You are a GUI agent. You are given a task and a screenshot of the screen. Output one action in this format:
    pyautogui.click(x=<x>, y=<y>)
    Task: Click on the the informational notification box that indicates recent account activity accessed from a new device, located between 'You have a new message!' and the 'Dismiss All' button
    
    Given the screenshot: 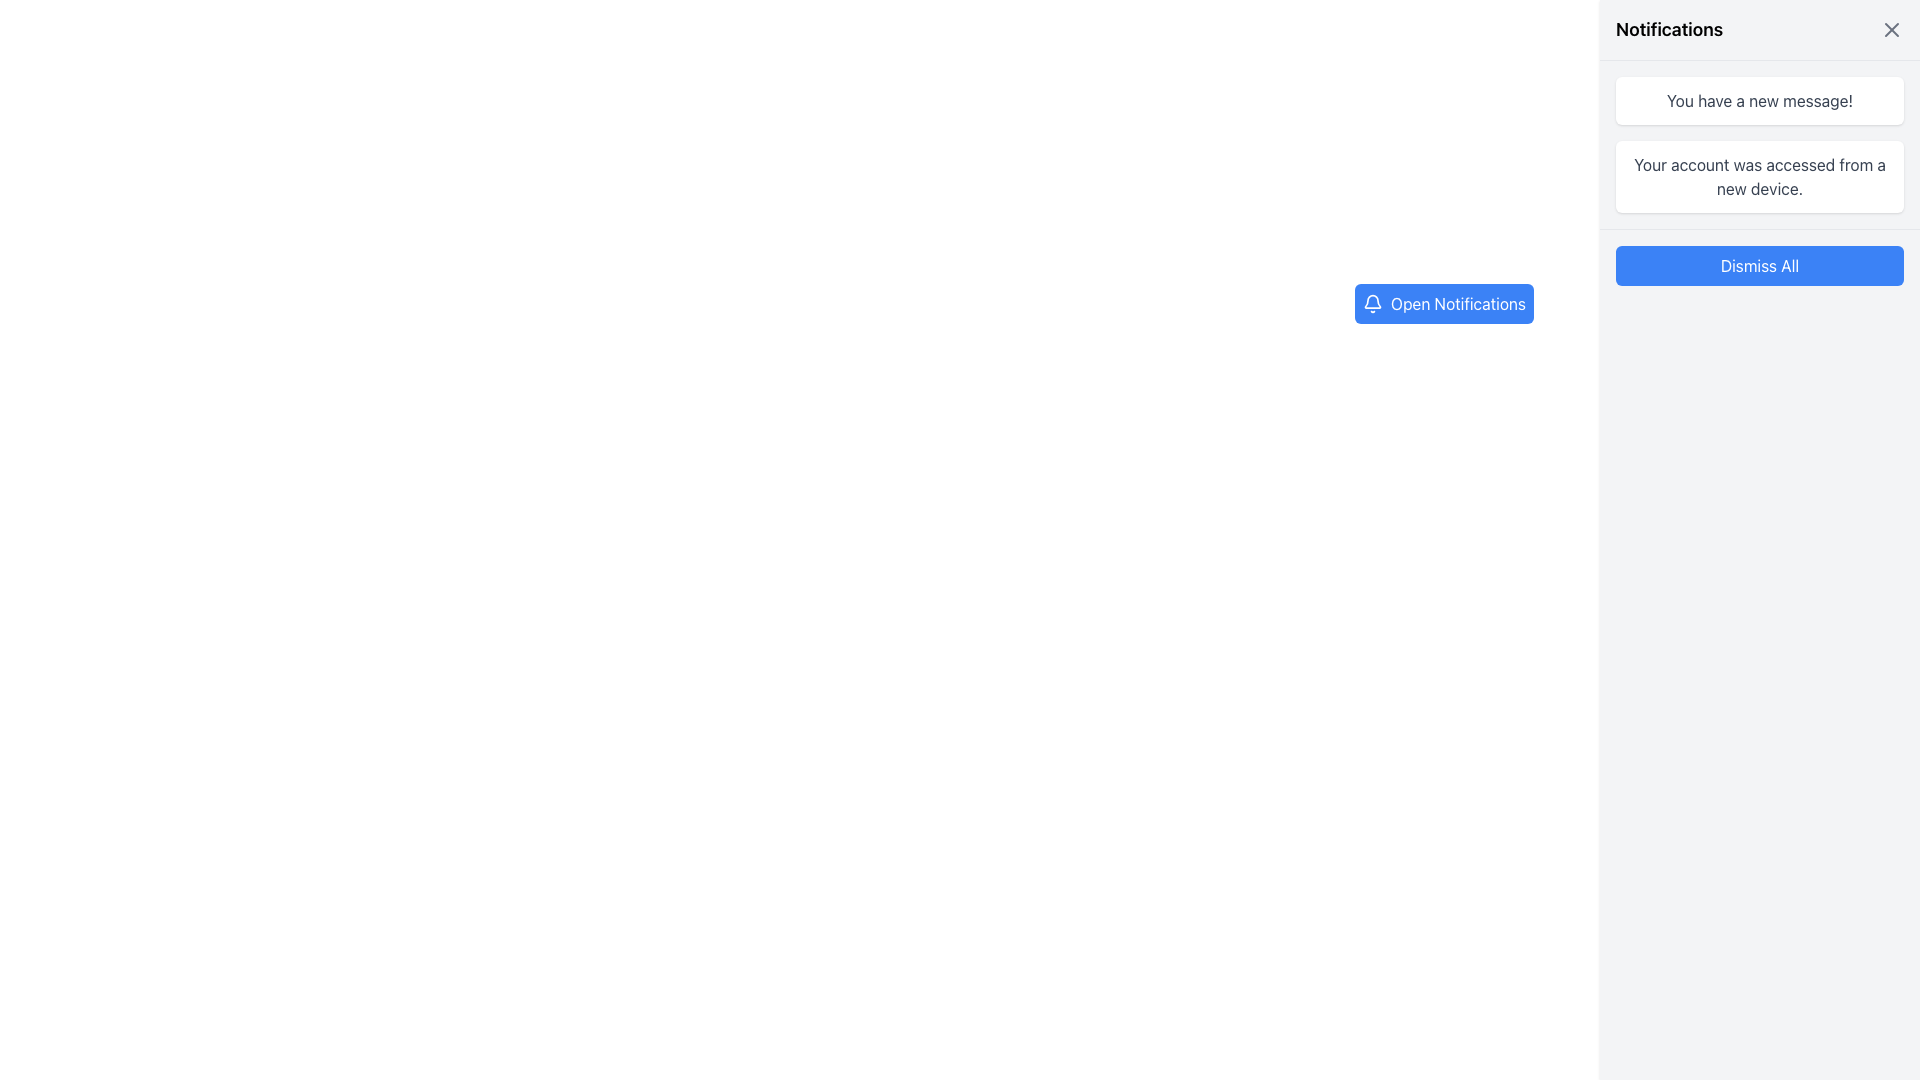 What is the action you would take?
    pyautogui.click(x=1760, y=176)
    